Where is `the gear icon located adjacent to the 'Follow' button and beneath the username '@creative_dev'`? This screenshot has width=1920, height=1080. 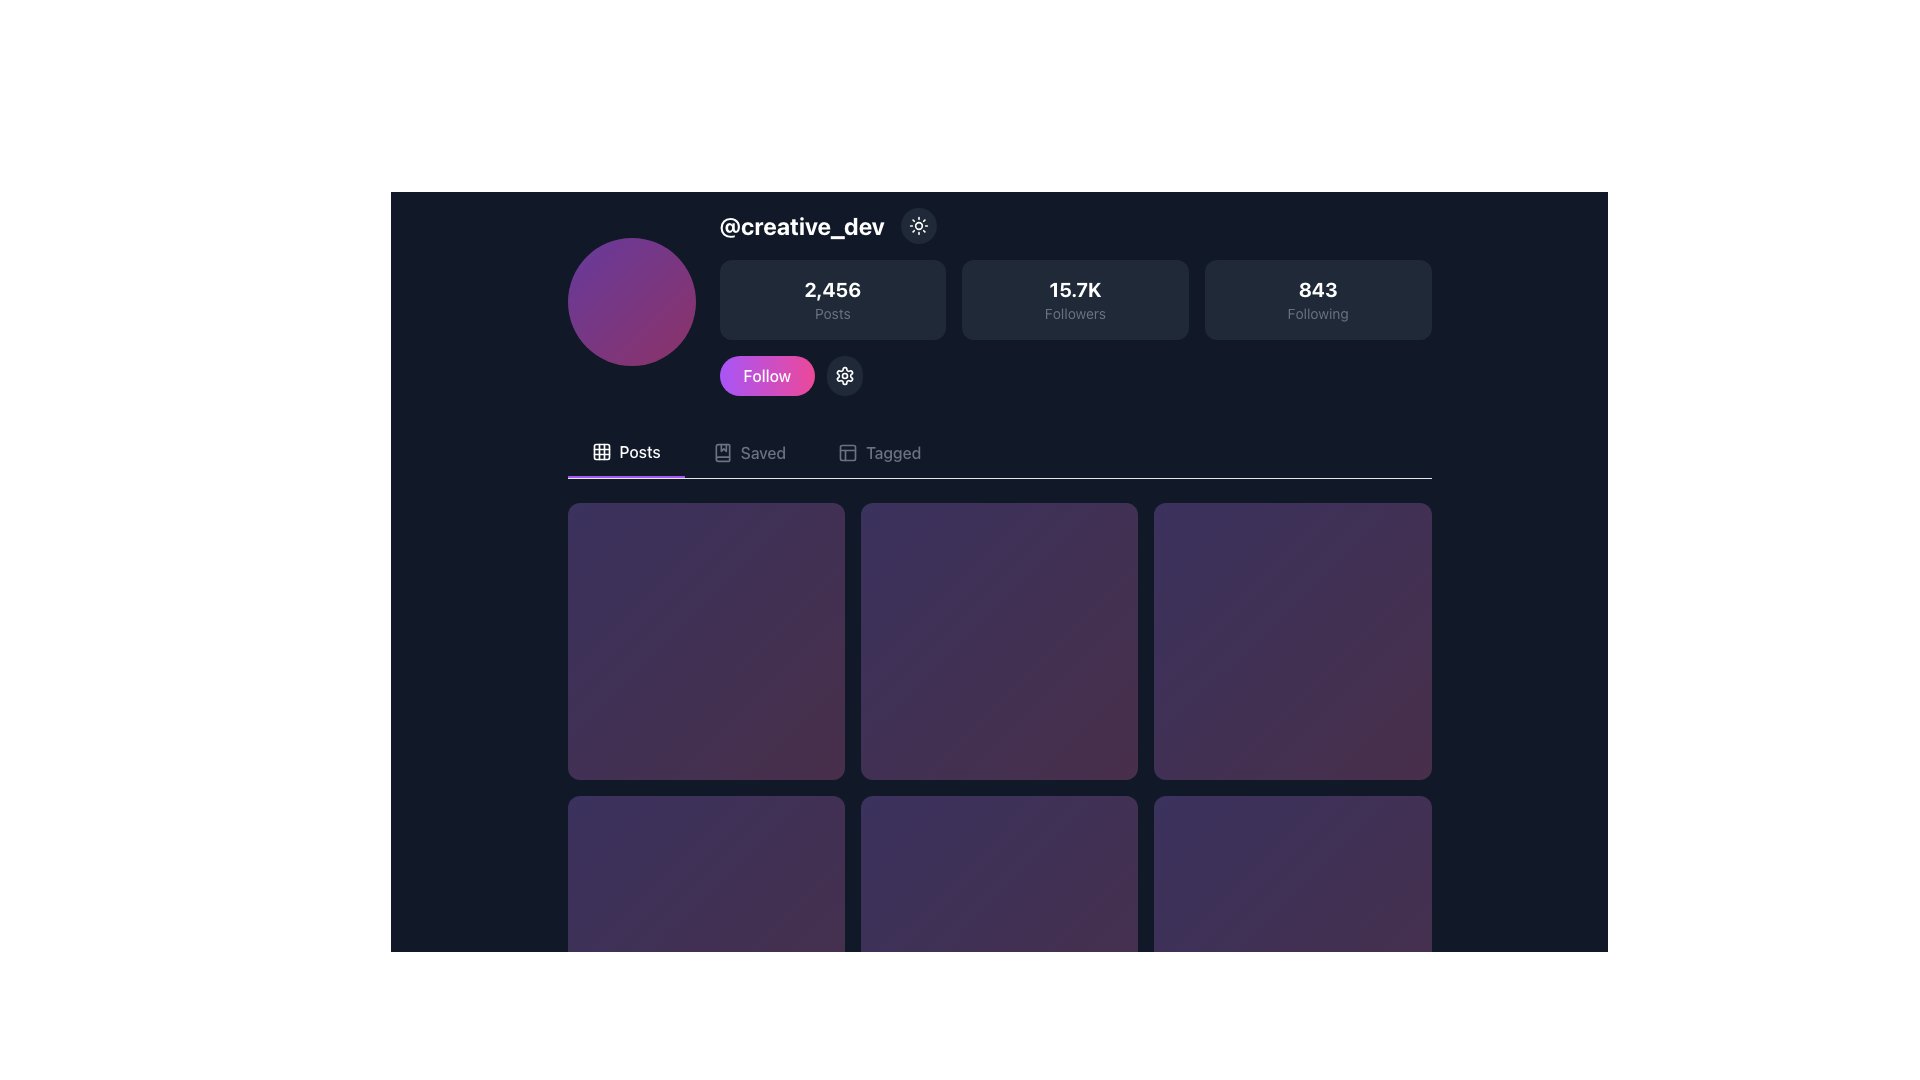
the gear icon located adjacent to the 'Follow' button and beneath the username '@creative_dev' is located at coordinates (845, 375).